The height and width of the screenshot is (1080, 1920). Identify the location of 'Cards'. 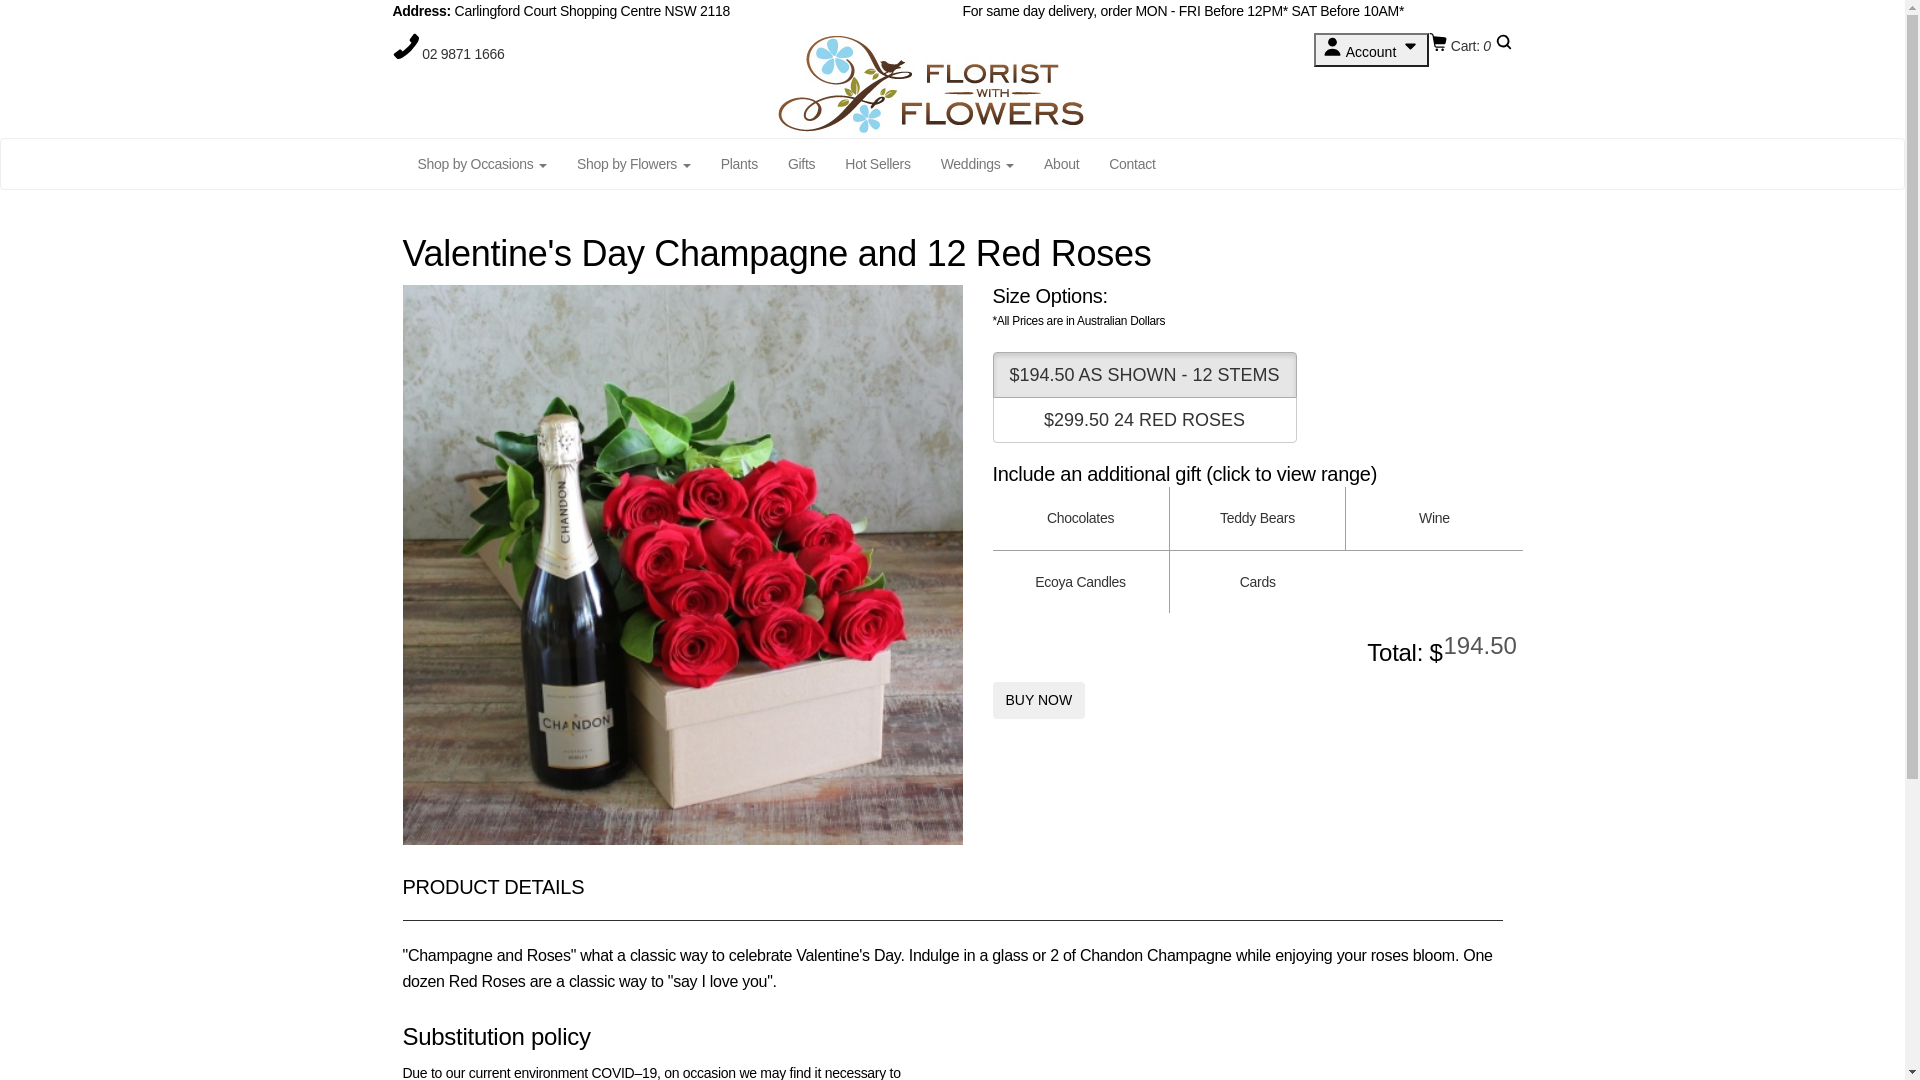
(1256, 582).